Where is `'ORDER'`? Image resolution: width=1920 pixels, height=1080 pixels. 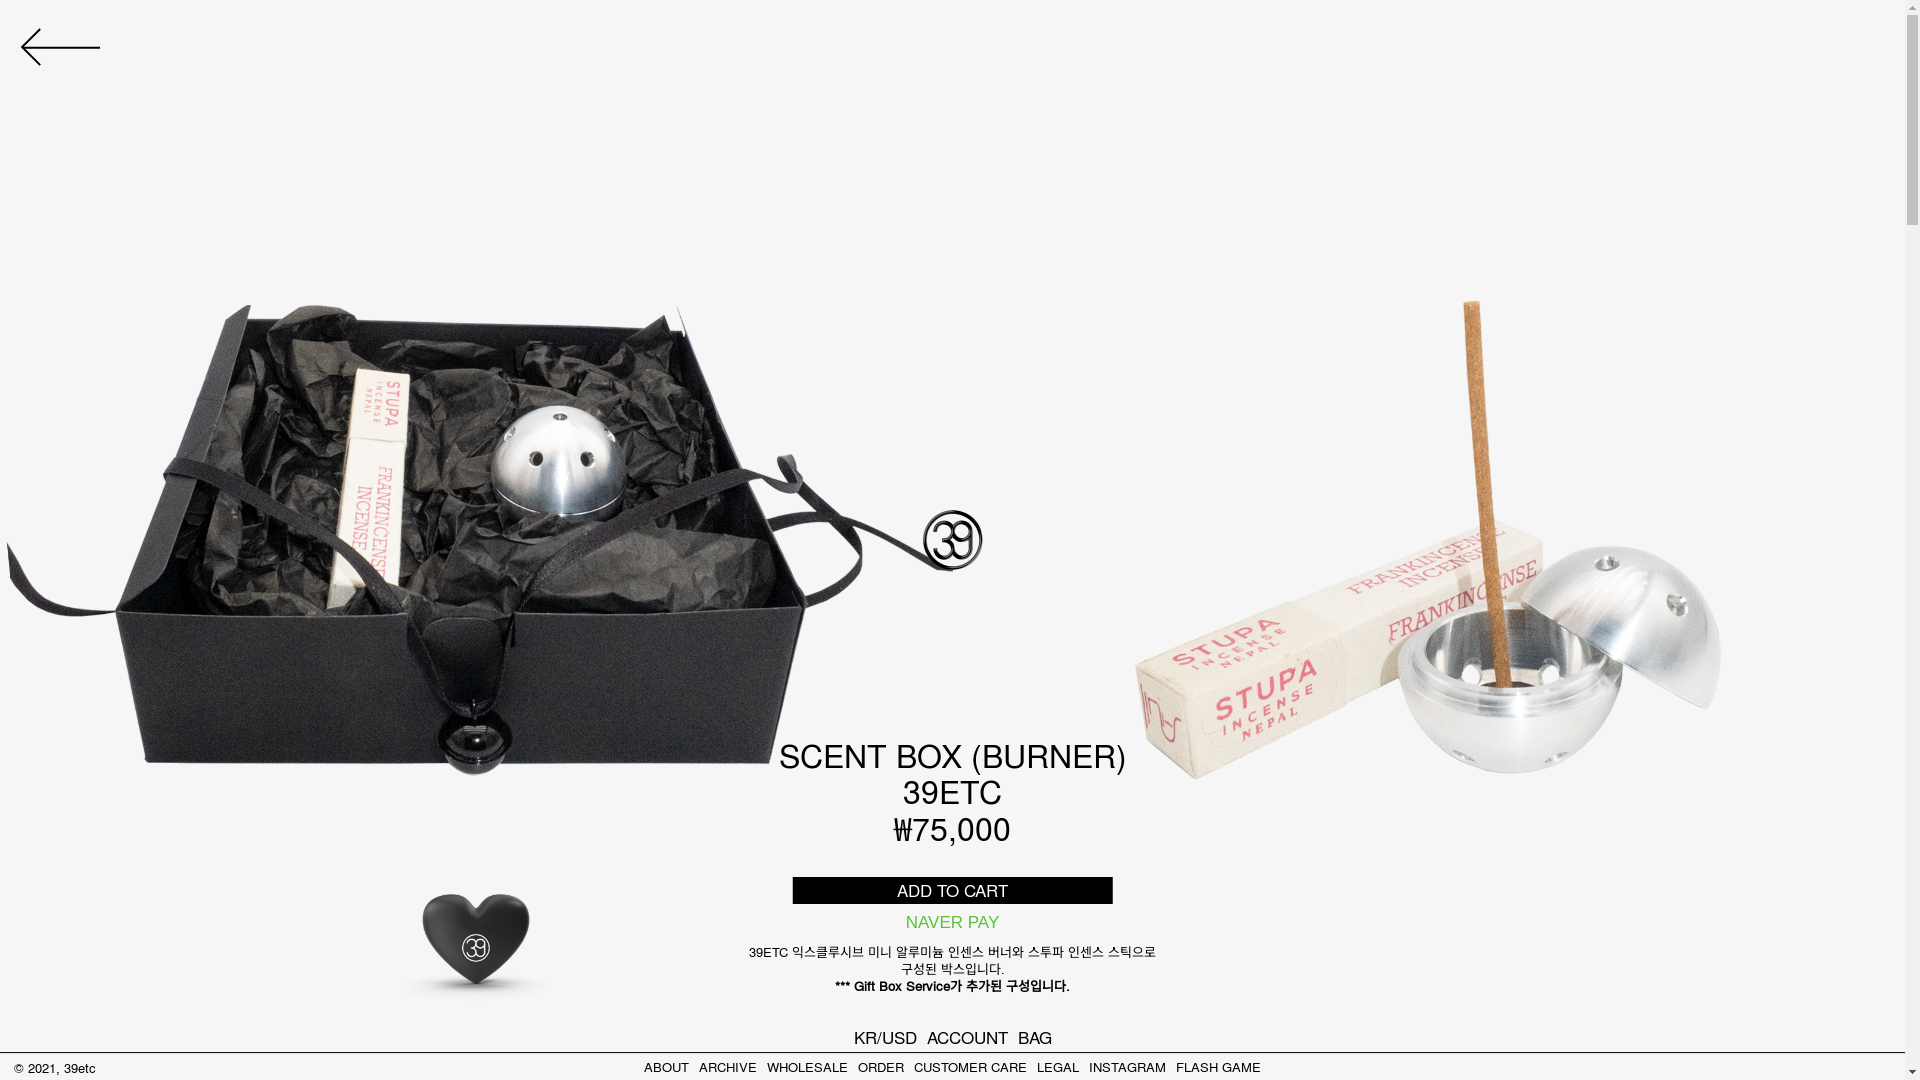
'ORDER' is located at coordinates (880, 1065).